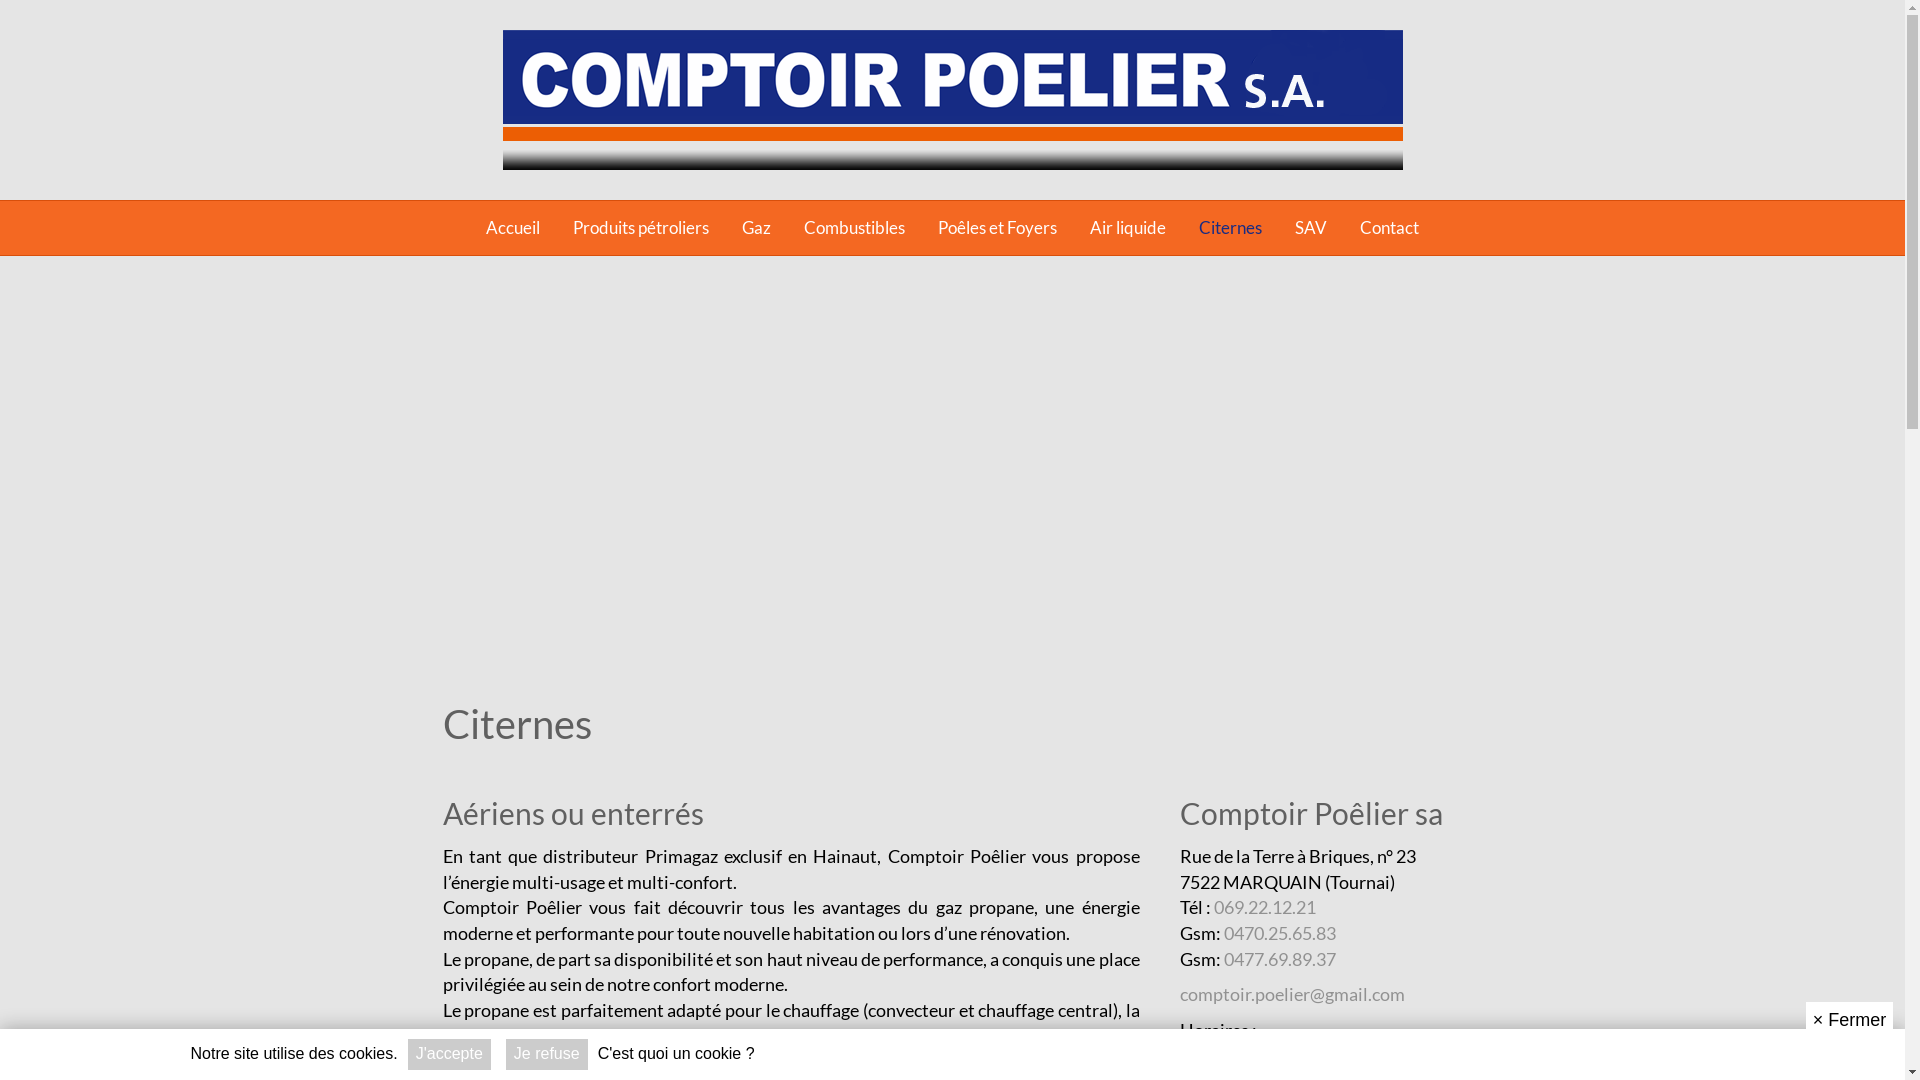  I want to click on '0470.25.65.83', so click(1280, 933).